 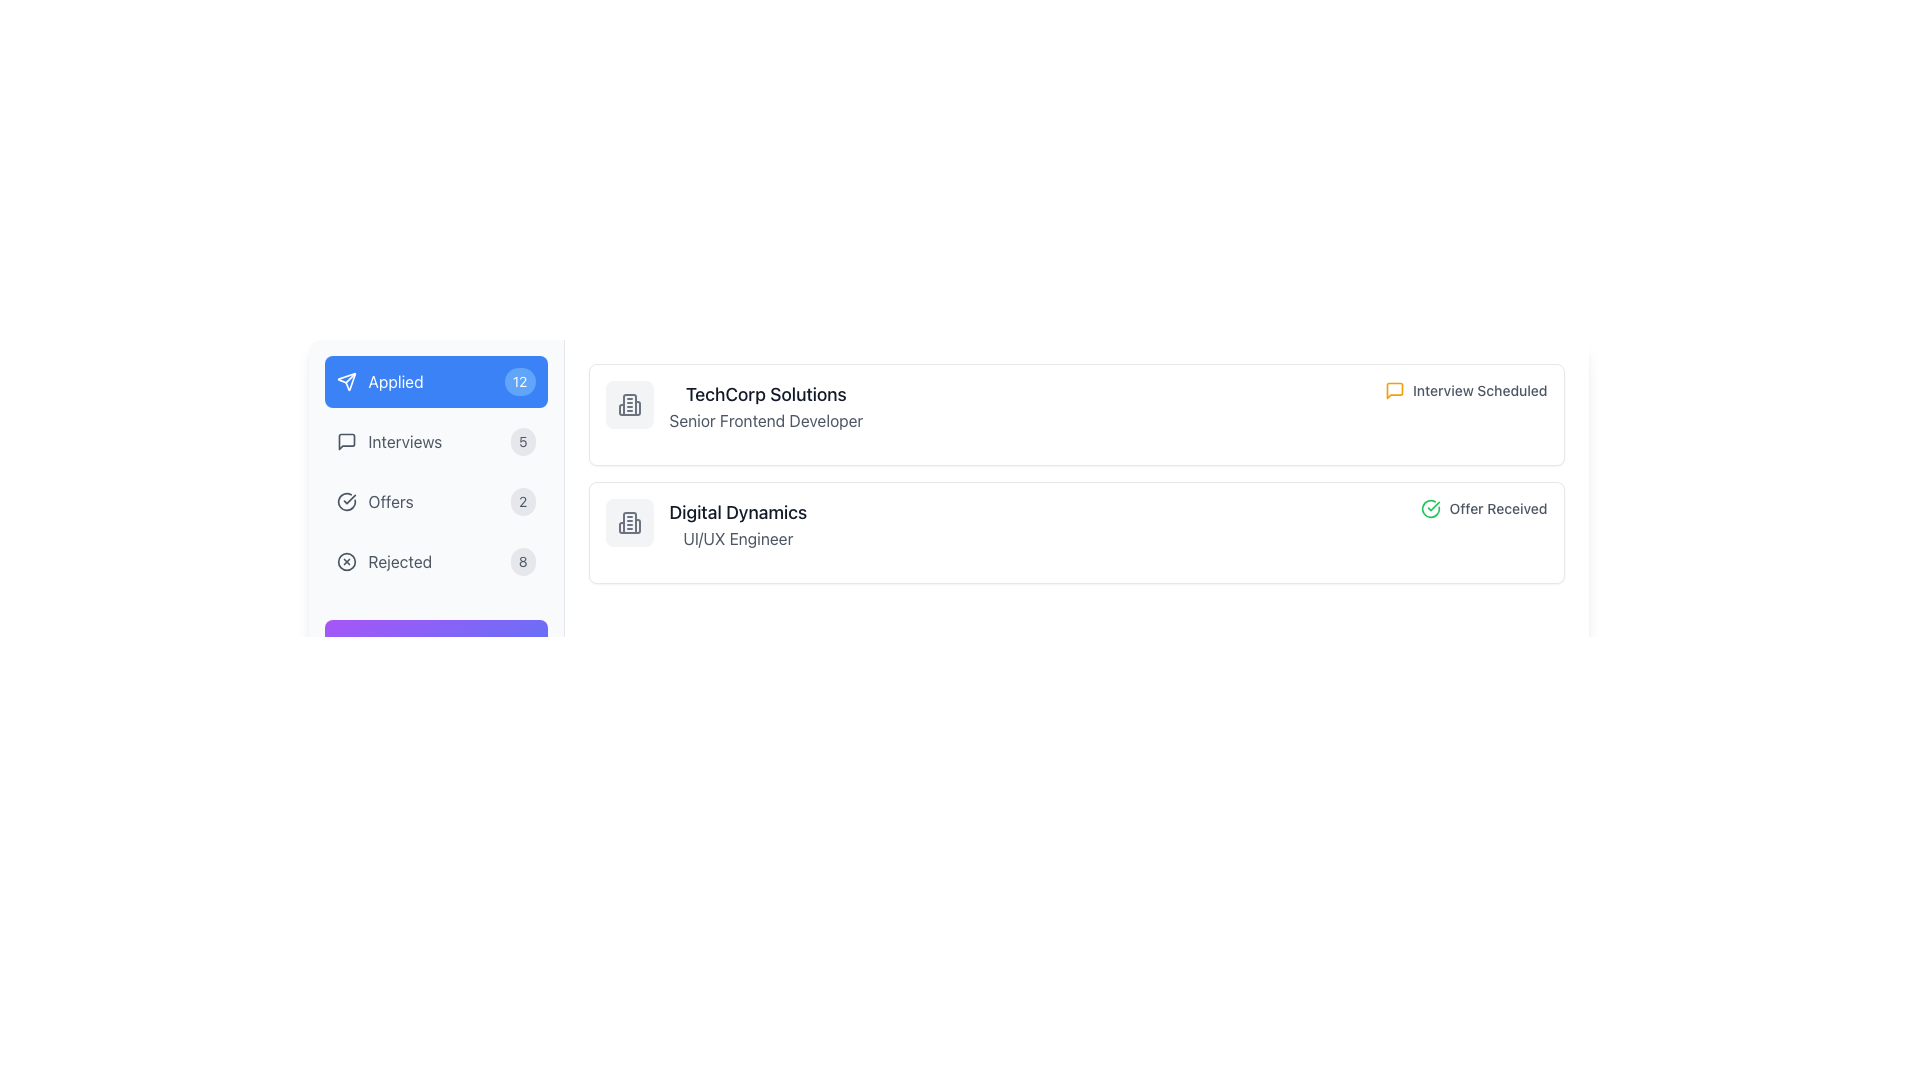 What do you see at coordinates (737, 523) in the screenshot?
I see `the informational text display showing the company name and job title located in the second card of the job applications list, next to the building icon and under 'TechCorp Solutions'` at bounding box center [737, 523].